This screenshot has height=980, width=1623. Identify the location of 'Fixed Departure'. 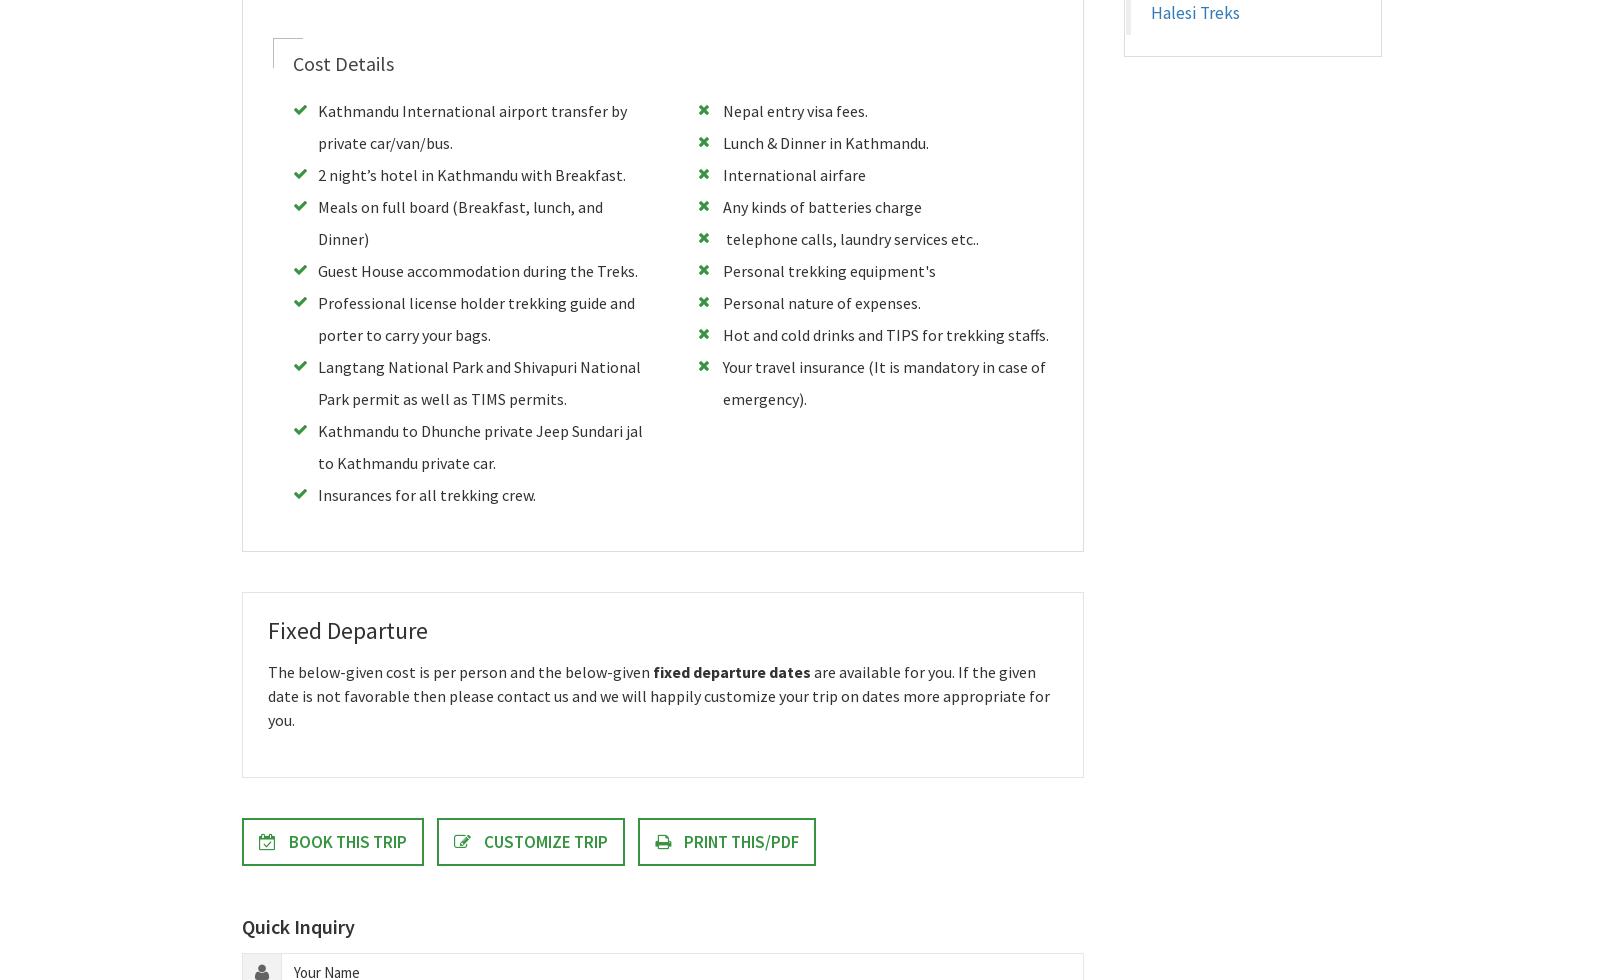
(266, 630).